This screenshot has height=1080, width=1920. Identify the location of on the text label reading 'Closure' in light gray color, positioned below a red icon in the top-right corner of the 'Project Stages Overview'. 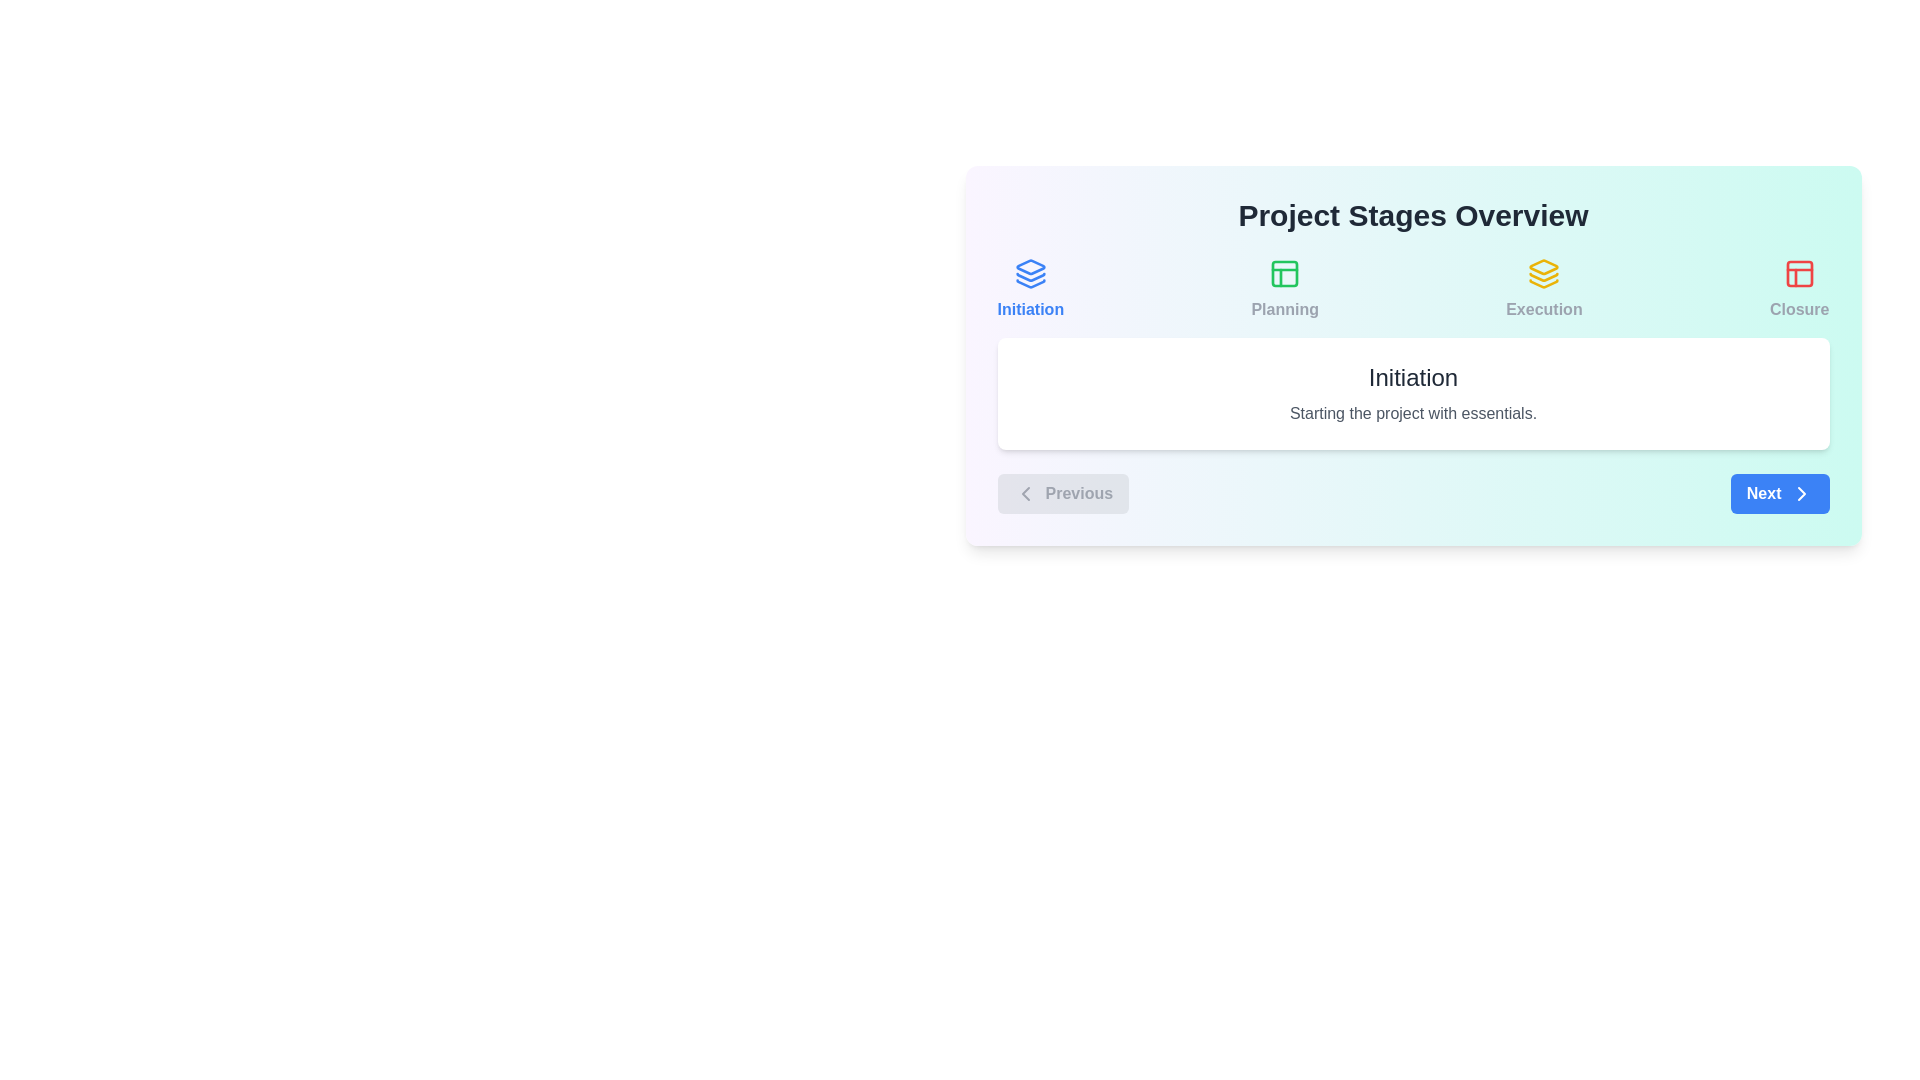
(1799, 309).